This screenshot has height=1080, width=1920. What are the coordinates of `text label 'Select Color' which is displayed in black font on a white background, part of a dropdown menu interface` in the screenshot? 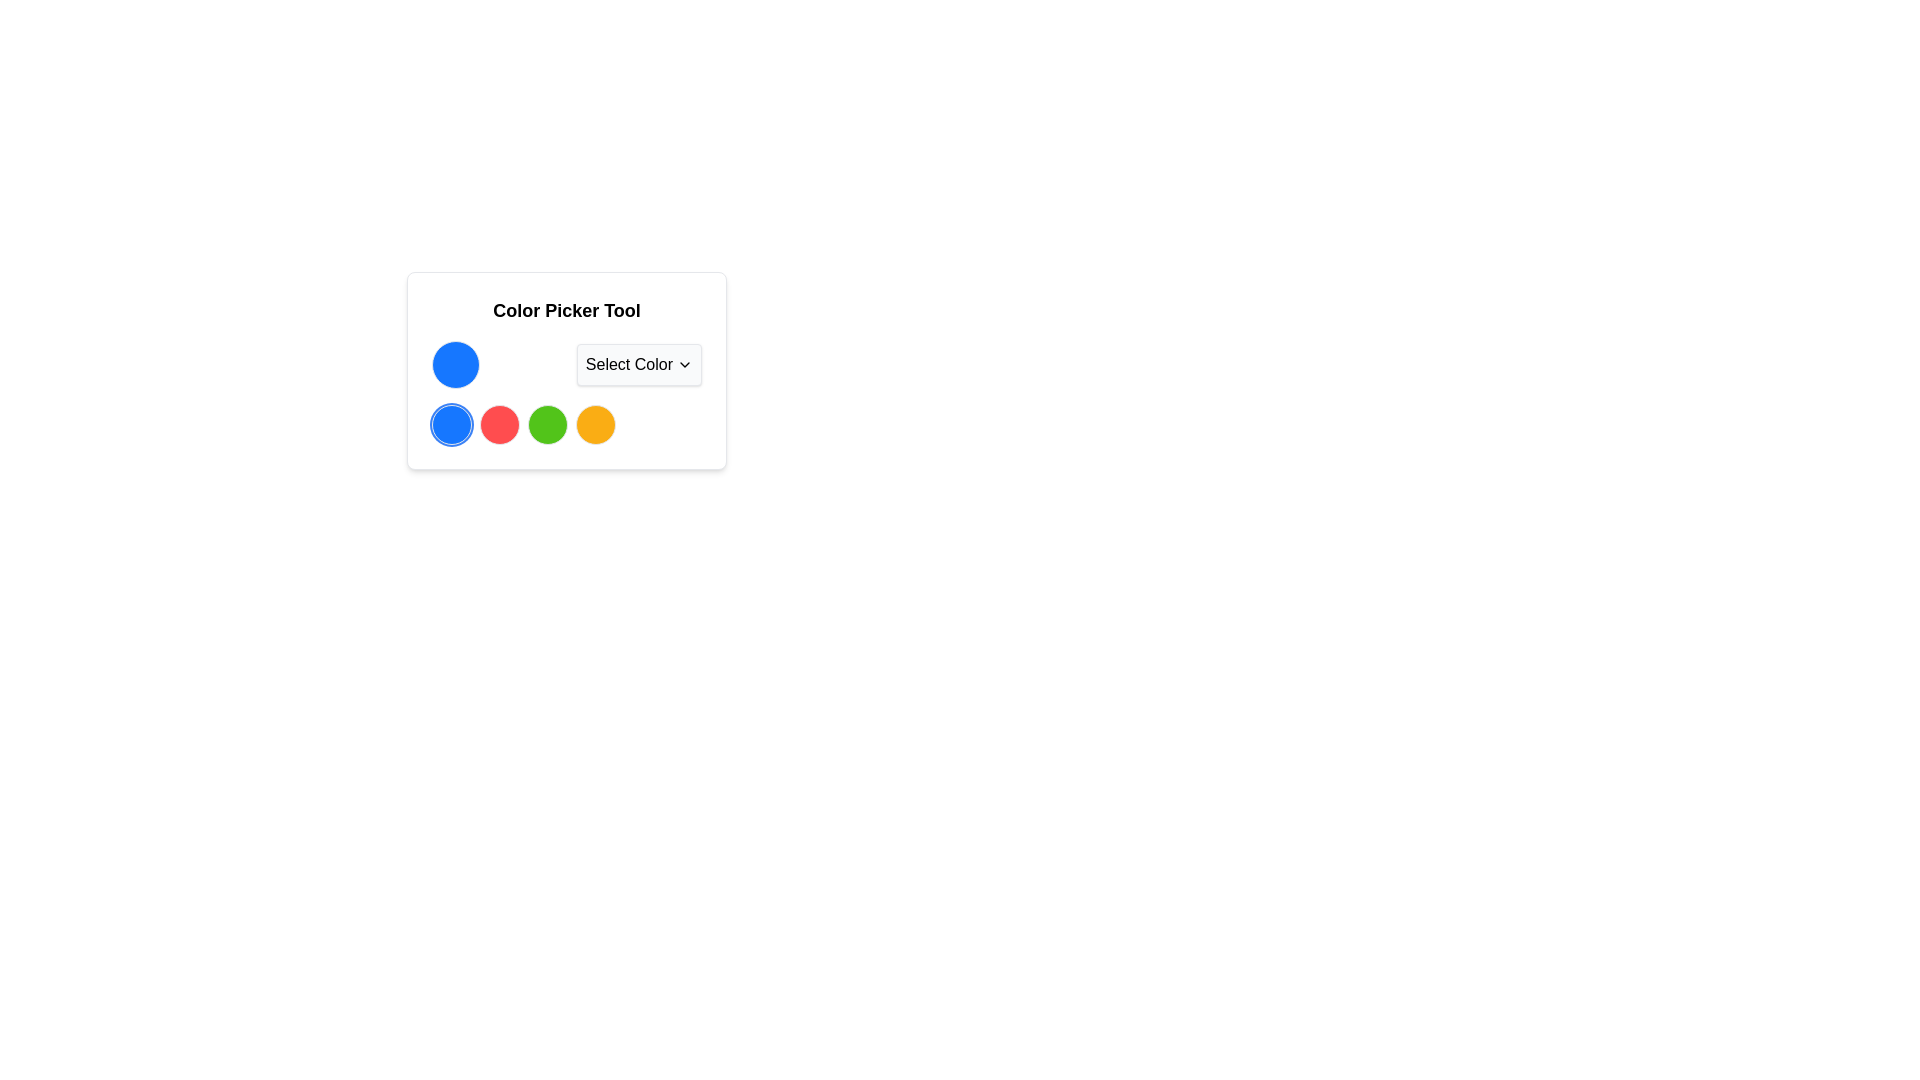 It's located at (628, 365).